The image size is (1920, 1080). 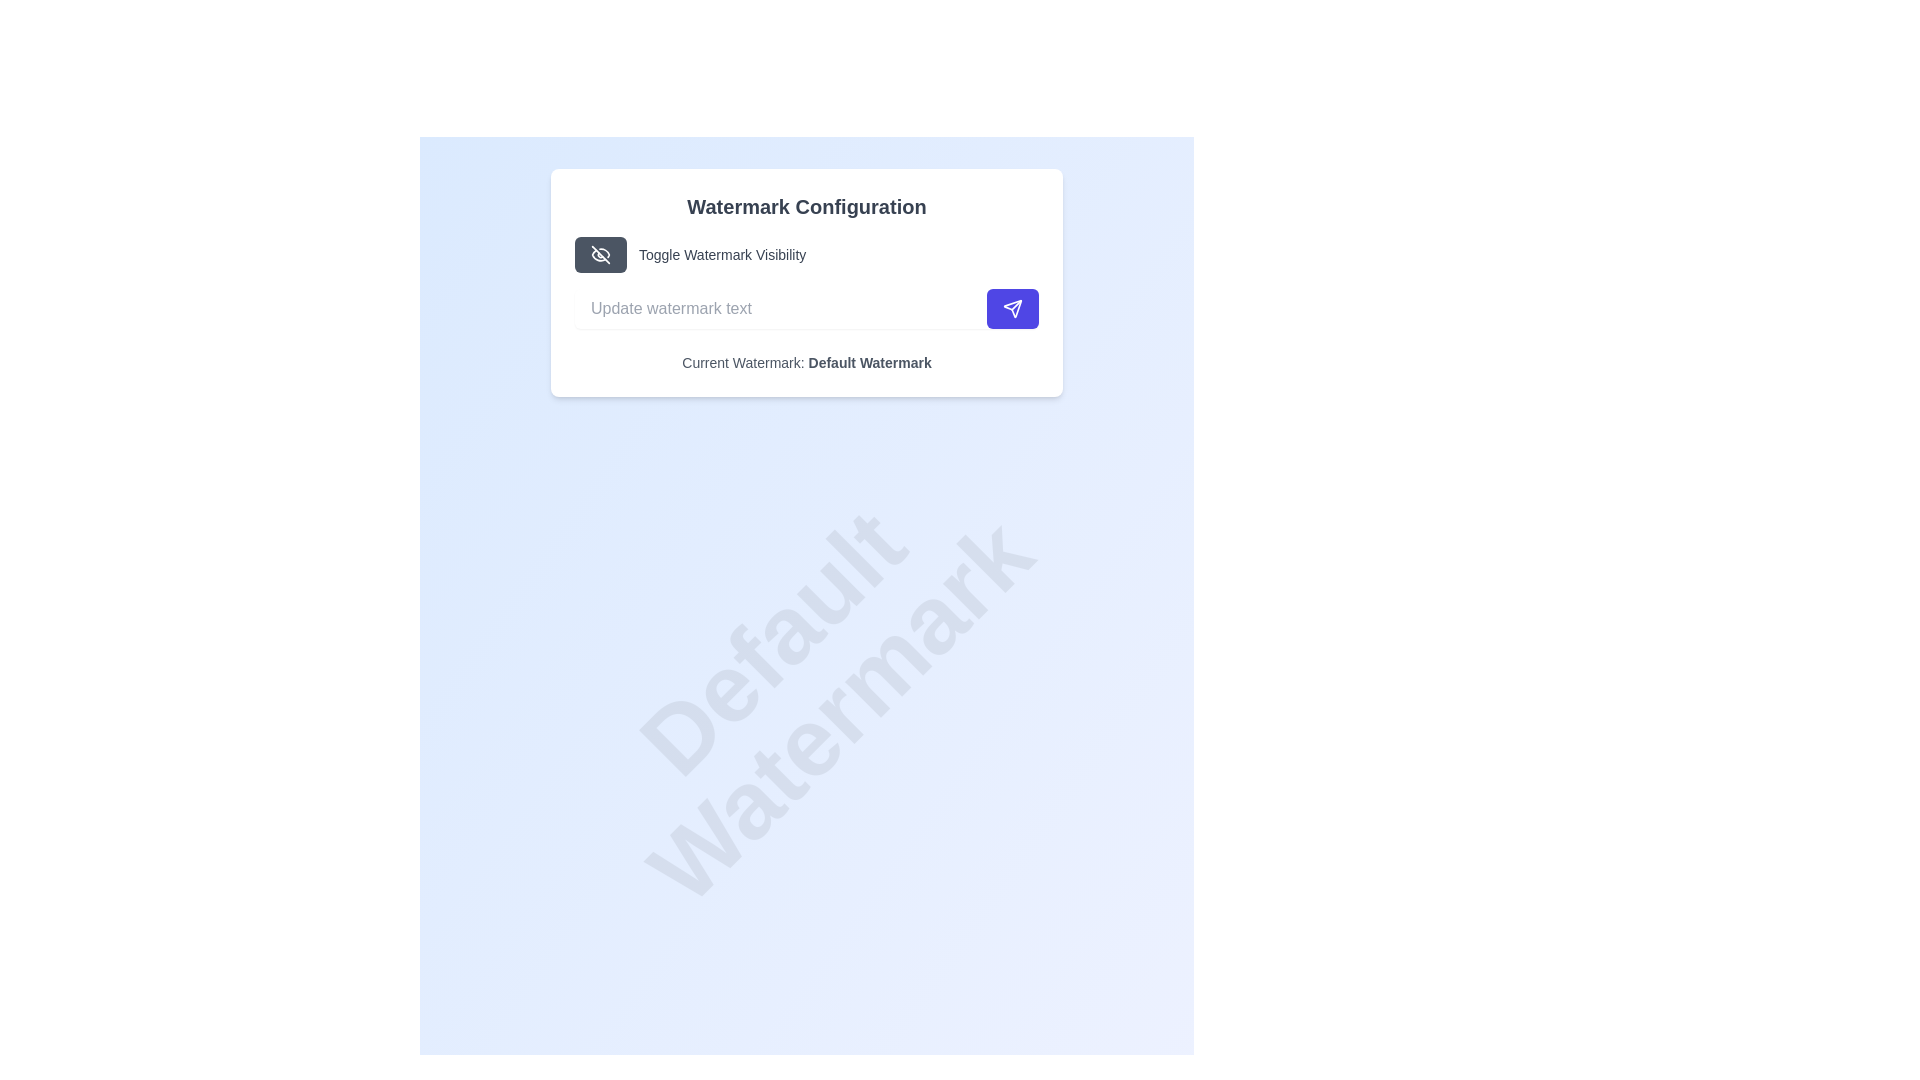 I want to click on the stylized paper plane icon button, which is located at the right-hand side of the 'Update watermark text' field, so click(x=1012, y=308).